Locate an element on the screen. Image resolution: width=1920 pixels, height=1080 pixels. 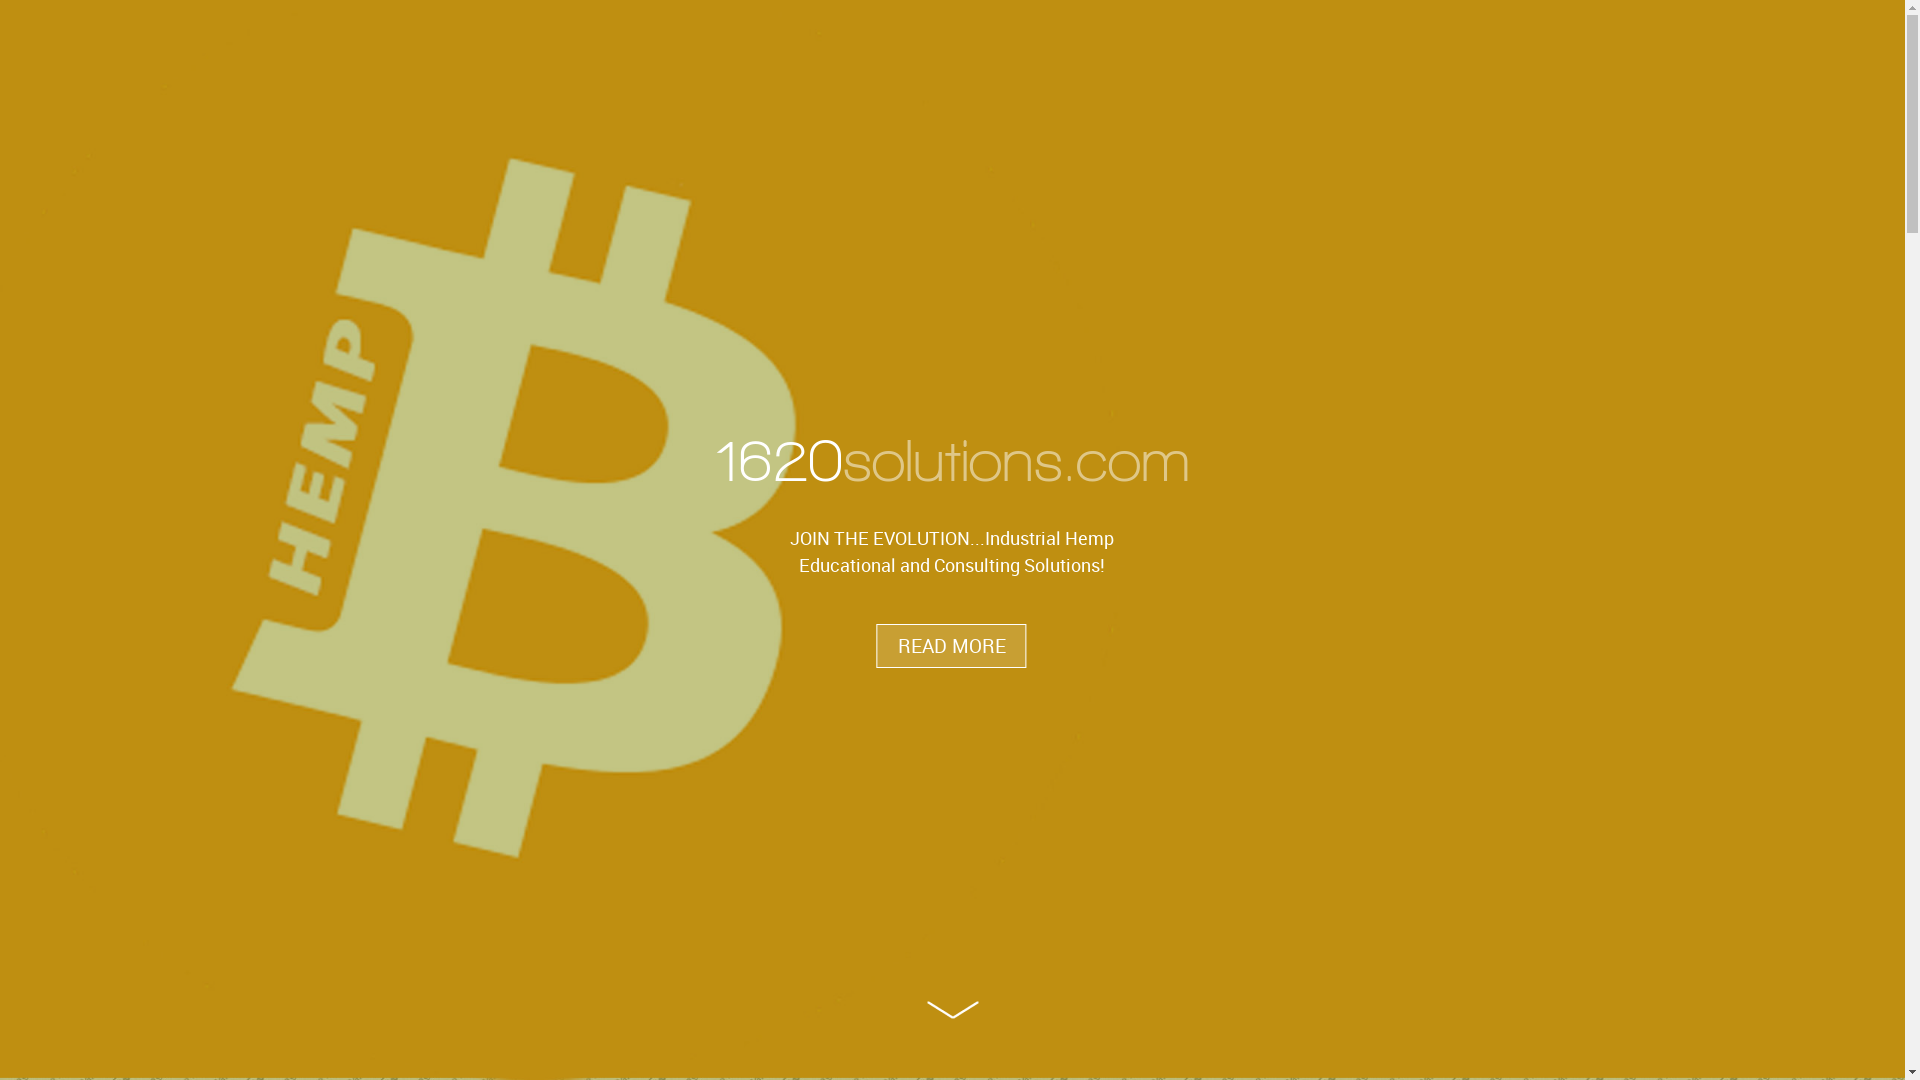
'READ MORE' is located at coordinates (877, 645).